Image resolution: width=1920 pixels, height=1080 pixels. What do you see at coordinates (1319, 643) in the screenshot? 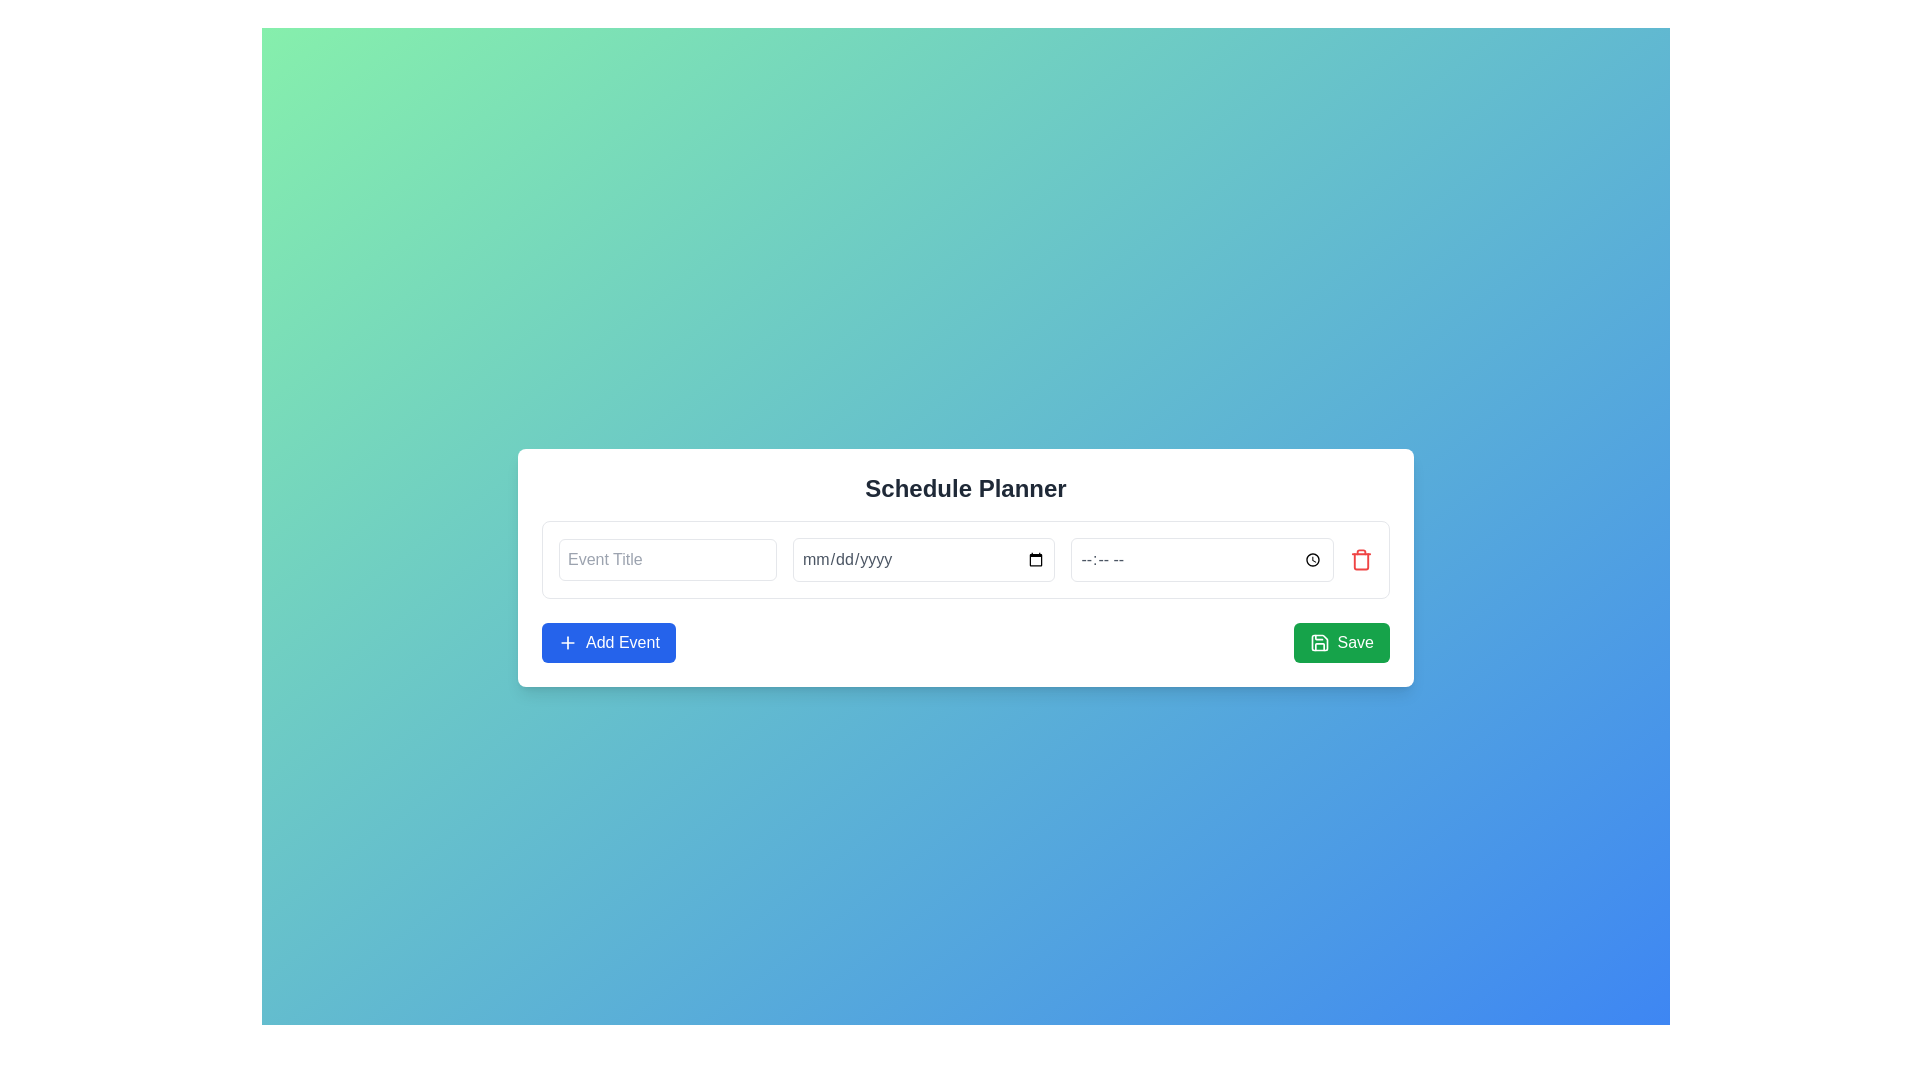
I see `the 'Save' icon located in the bottom-right corner of the white card` at bounding box center [1319, 643].